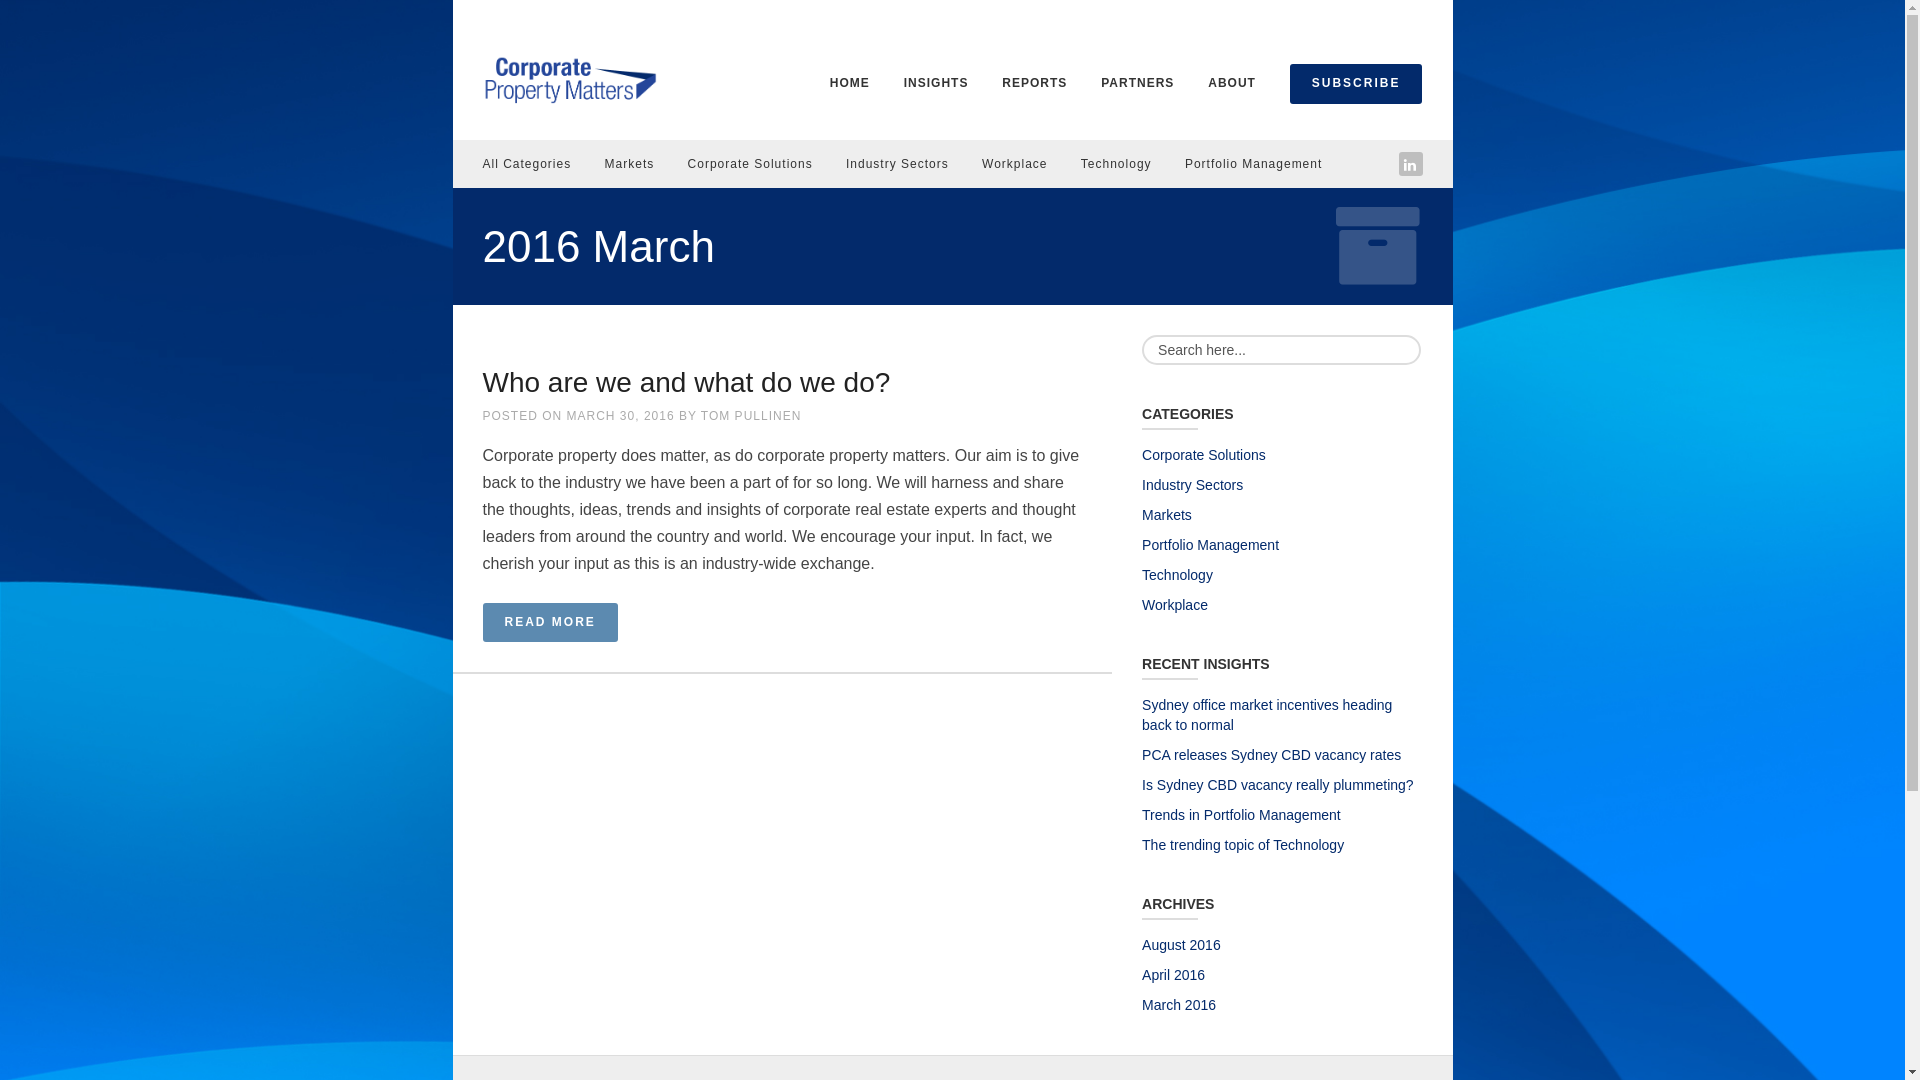 The image size is (1920, 1080). What do you see at coordinates (568, 76) in the screenshot?
I see `'Corporate Property Matters'` at bounding box center [568, 76].